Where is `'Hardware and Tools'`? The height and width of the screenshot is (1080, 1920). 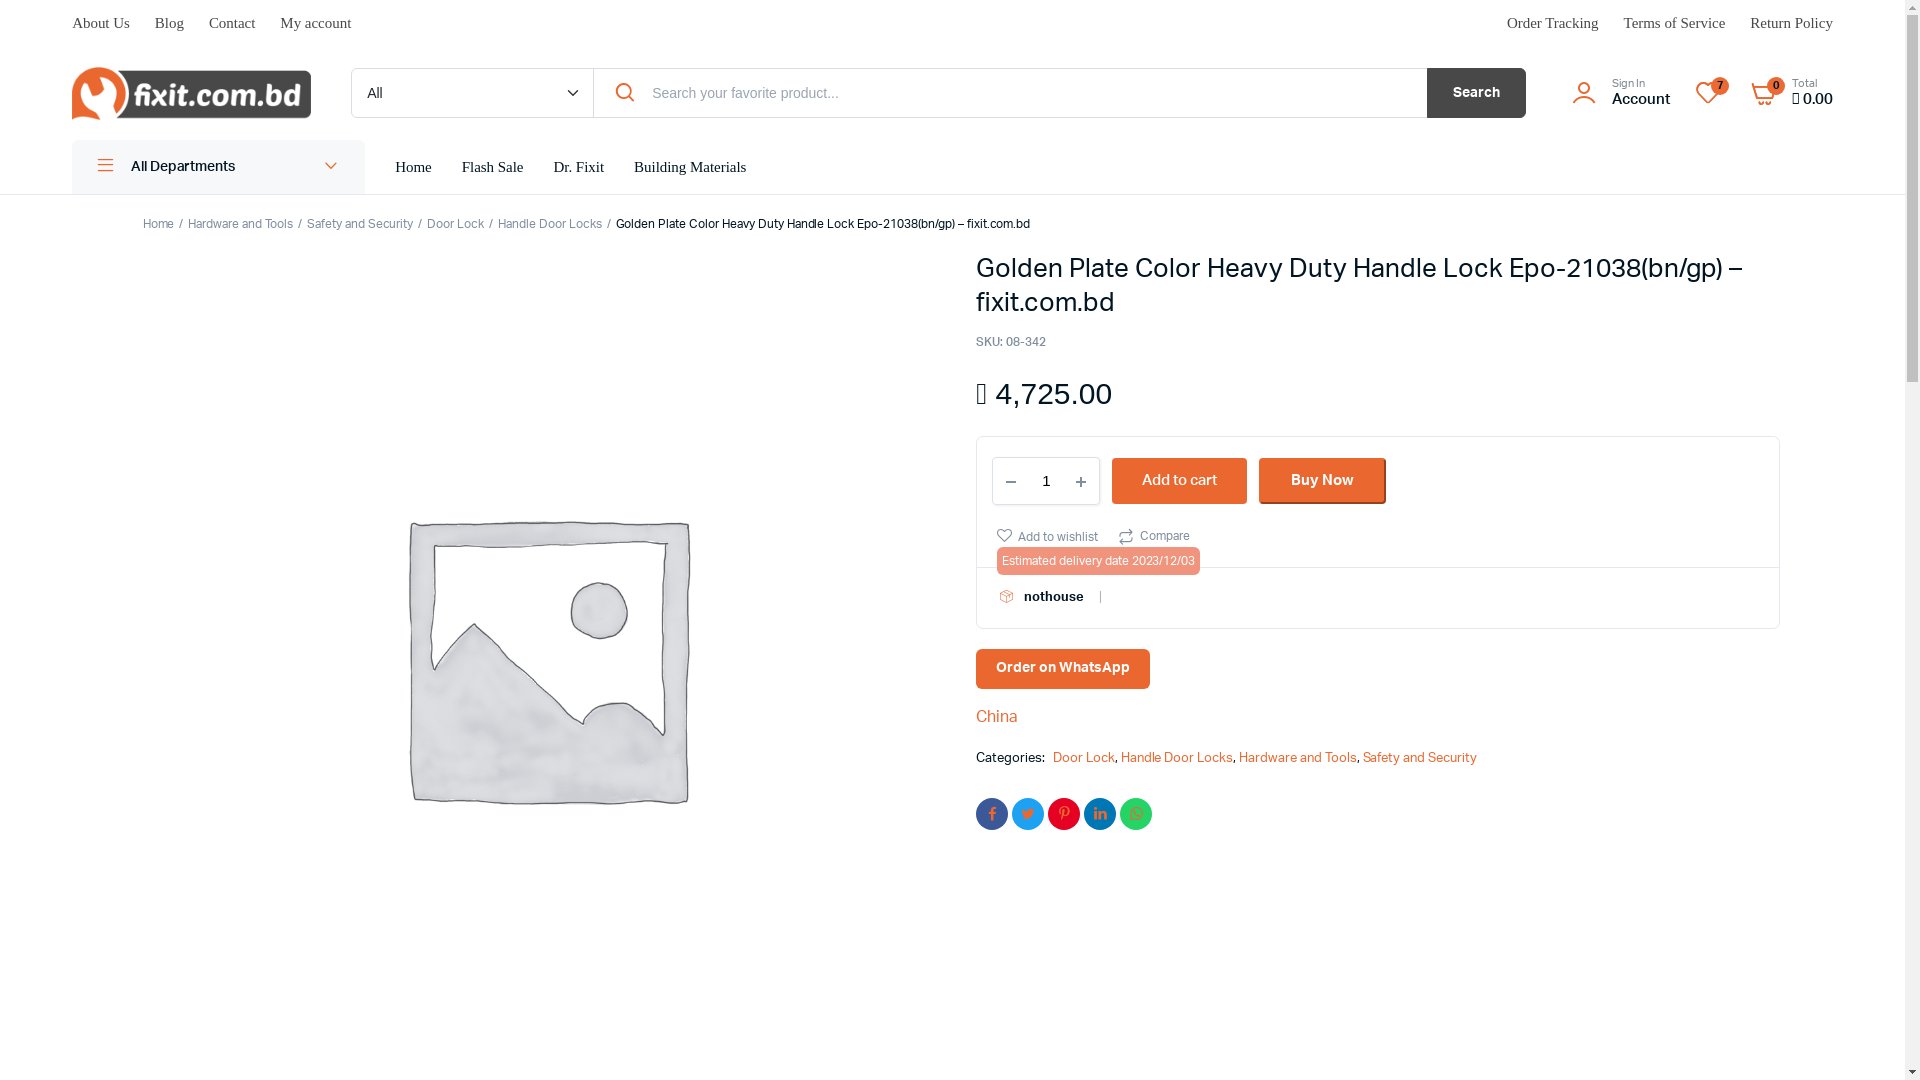
'Hardware and Tools' is located at coordinates (240, 223).